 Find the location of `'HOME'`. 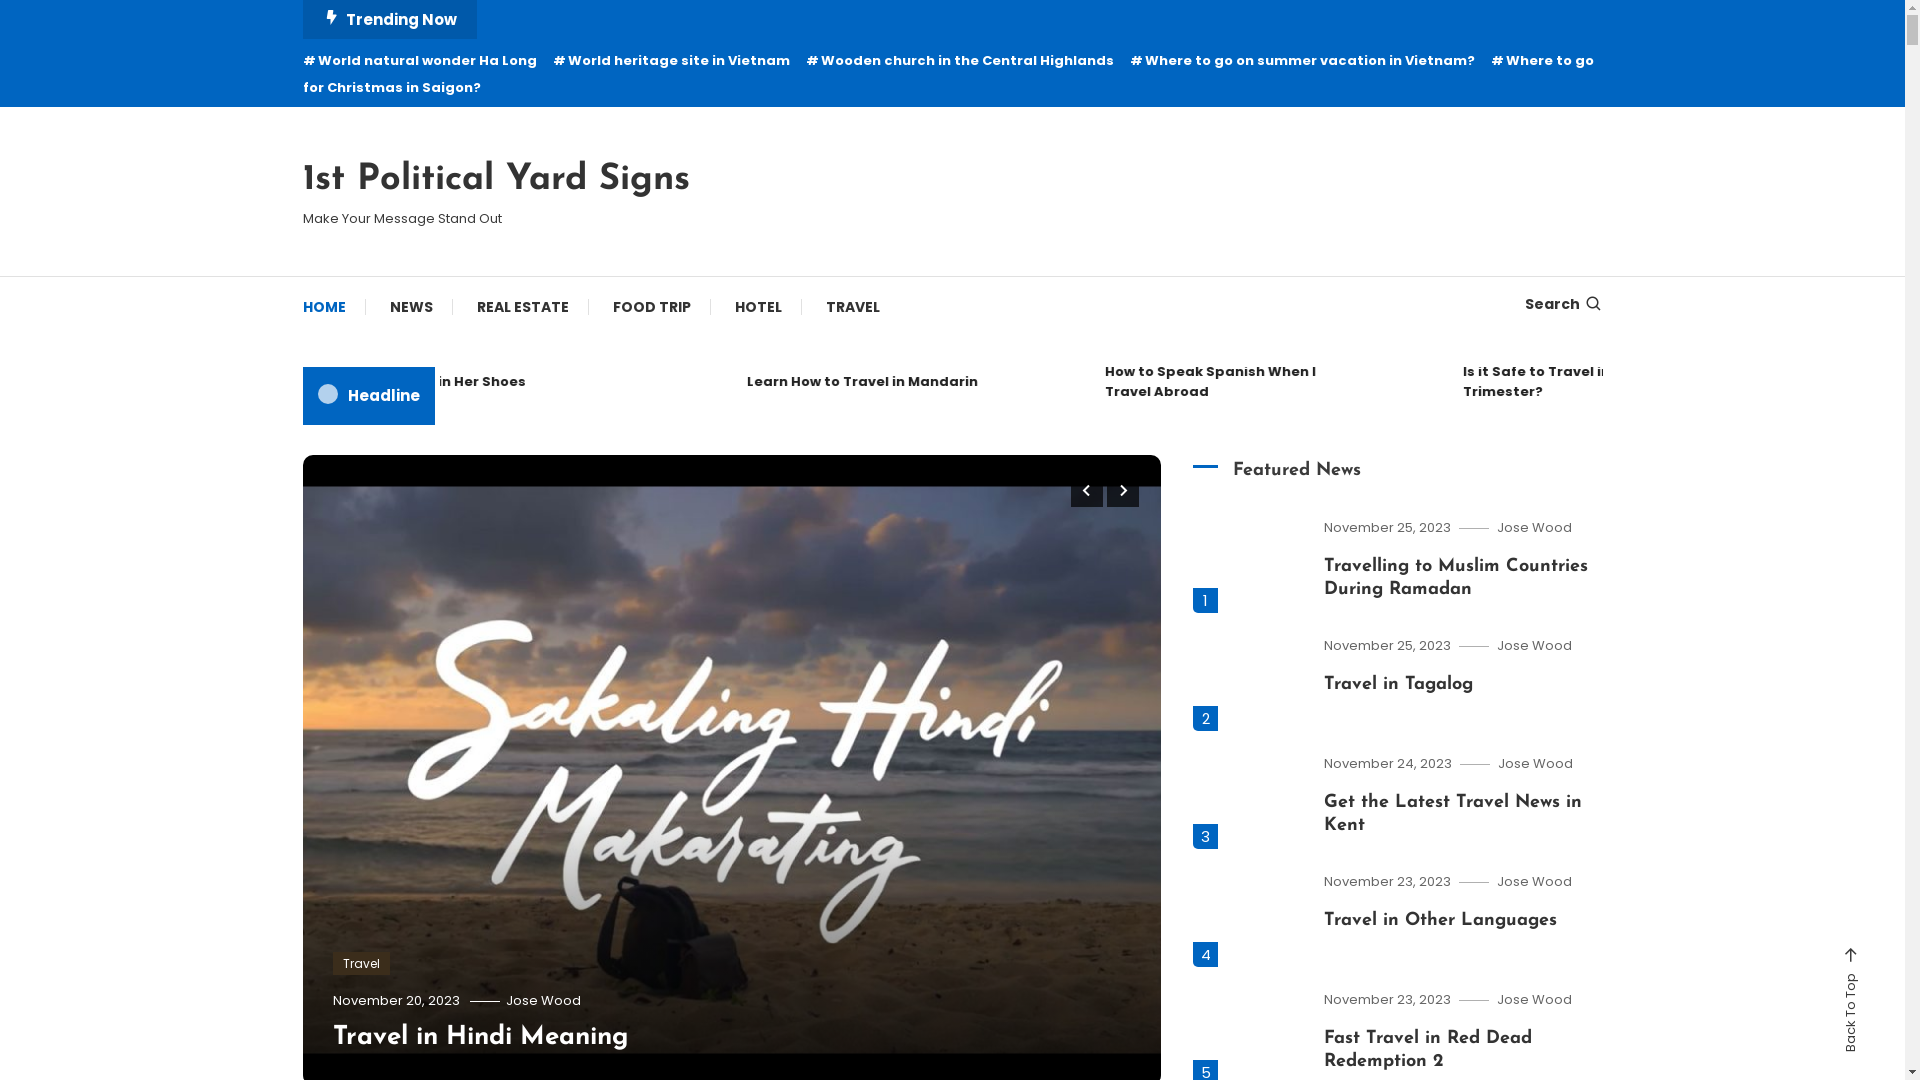

'HOME' is located at coordinates (333, 307).